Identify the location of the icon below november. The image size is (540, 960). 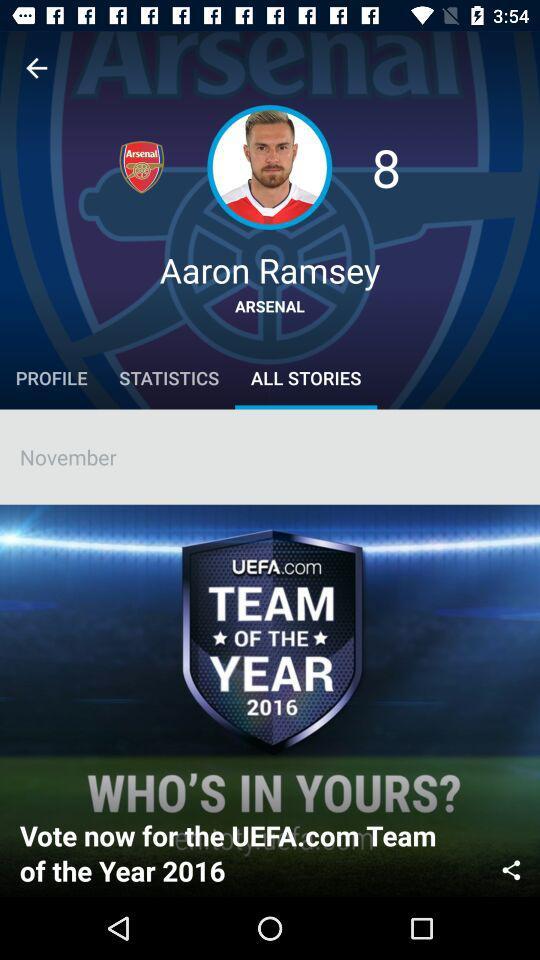
(511, 867).